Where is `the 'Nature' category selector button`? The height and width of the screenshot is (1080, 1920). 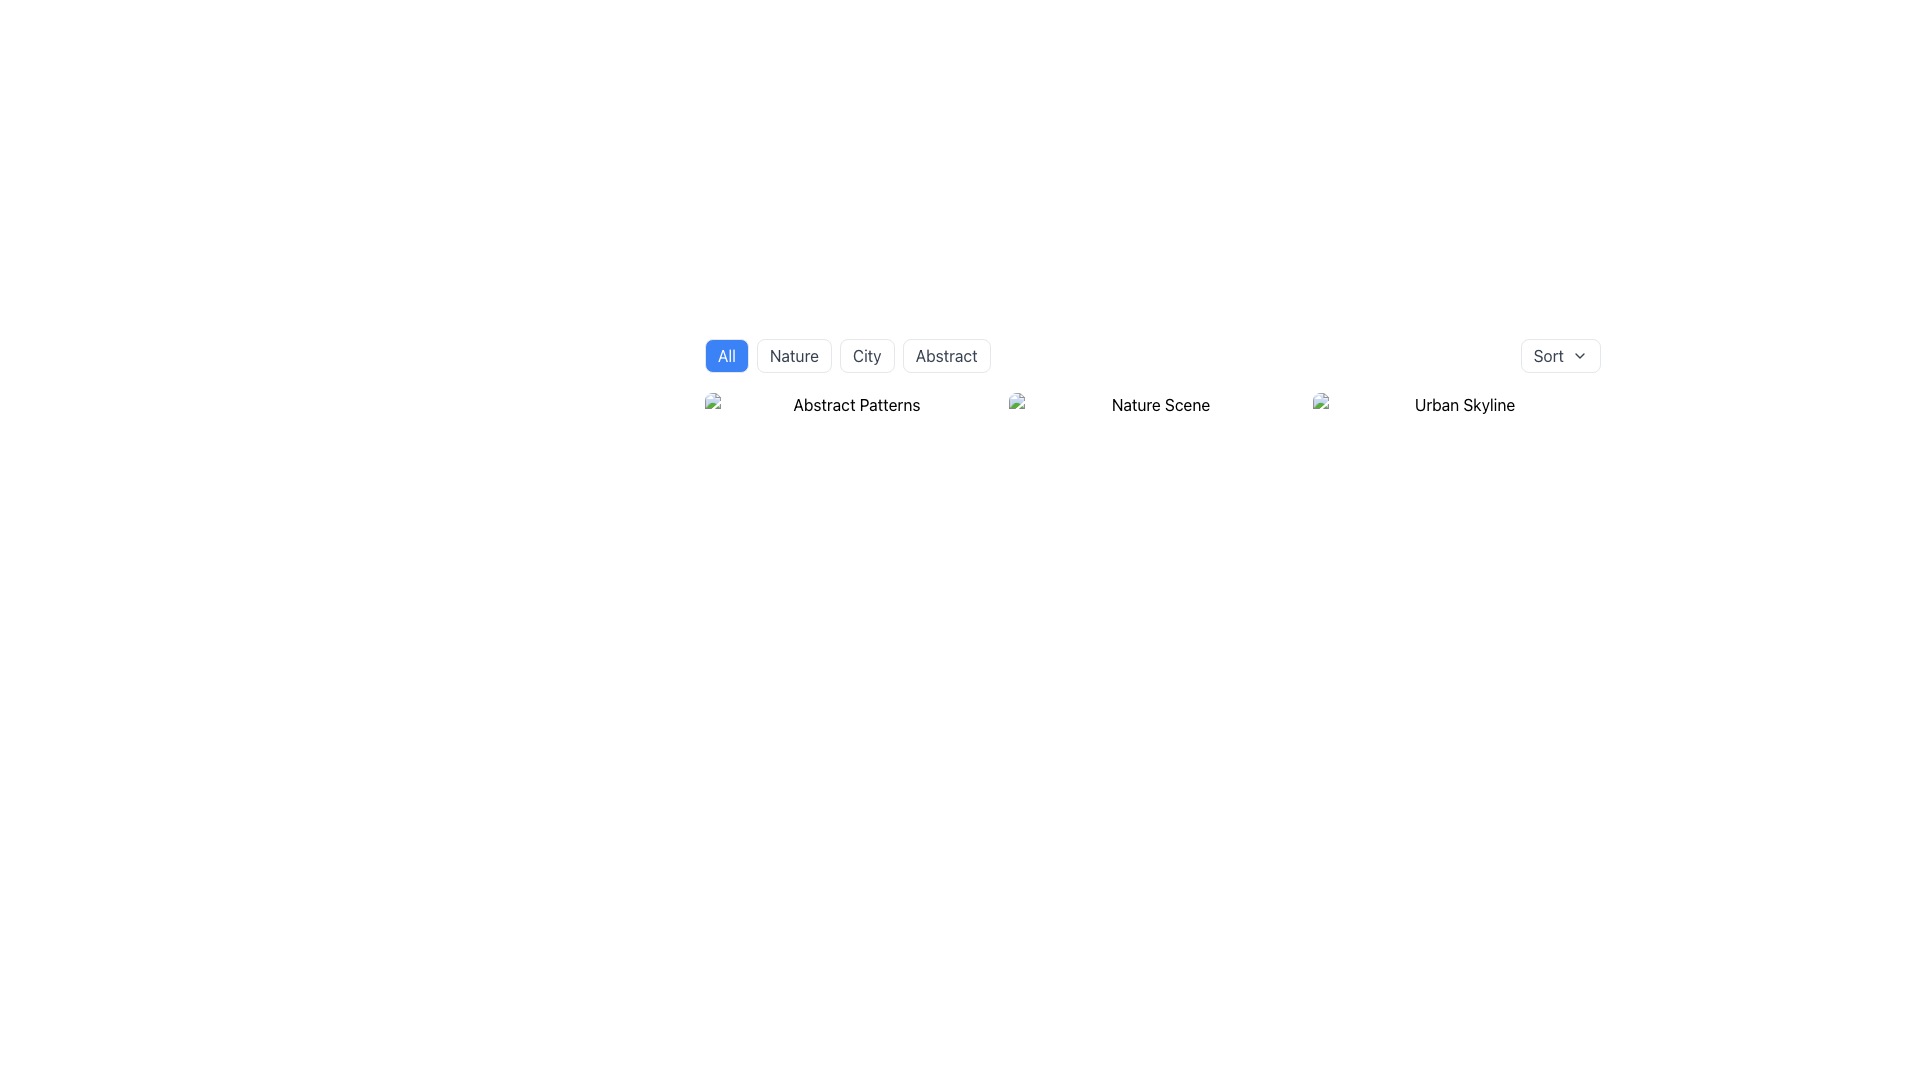 the 'Nature' category selector button is located at coordinates (793, 354).